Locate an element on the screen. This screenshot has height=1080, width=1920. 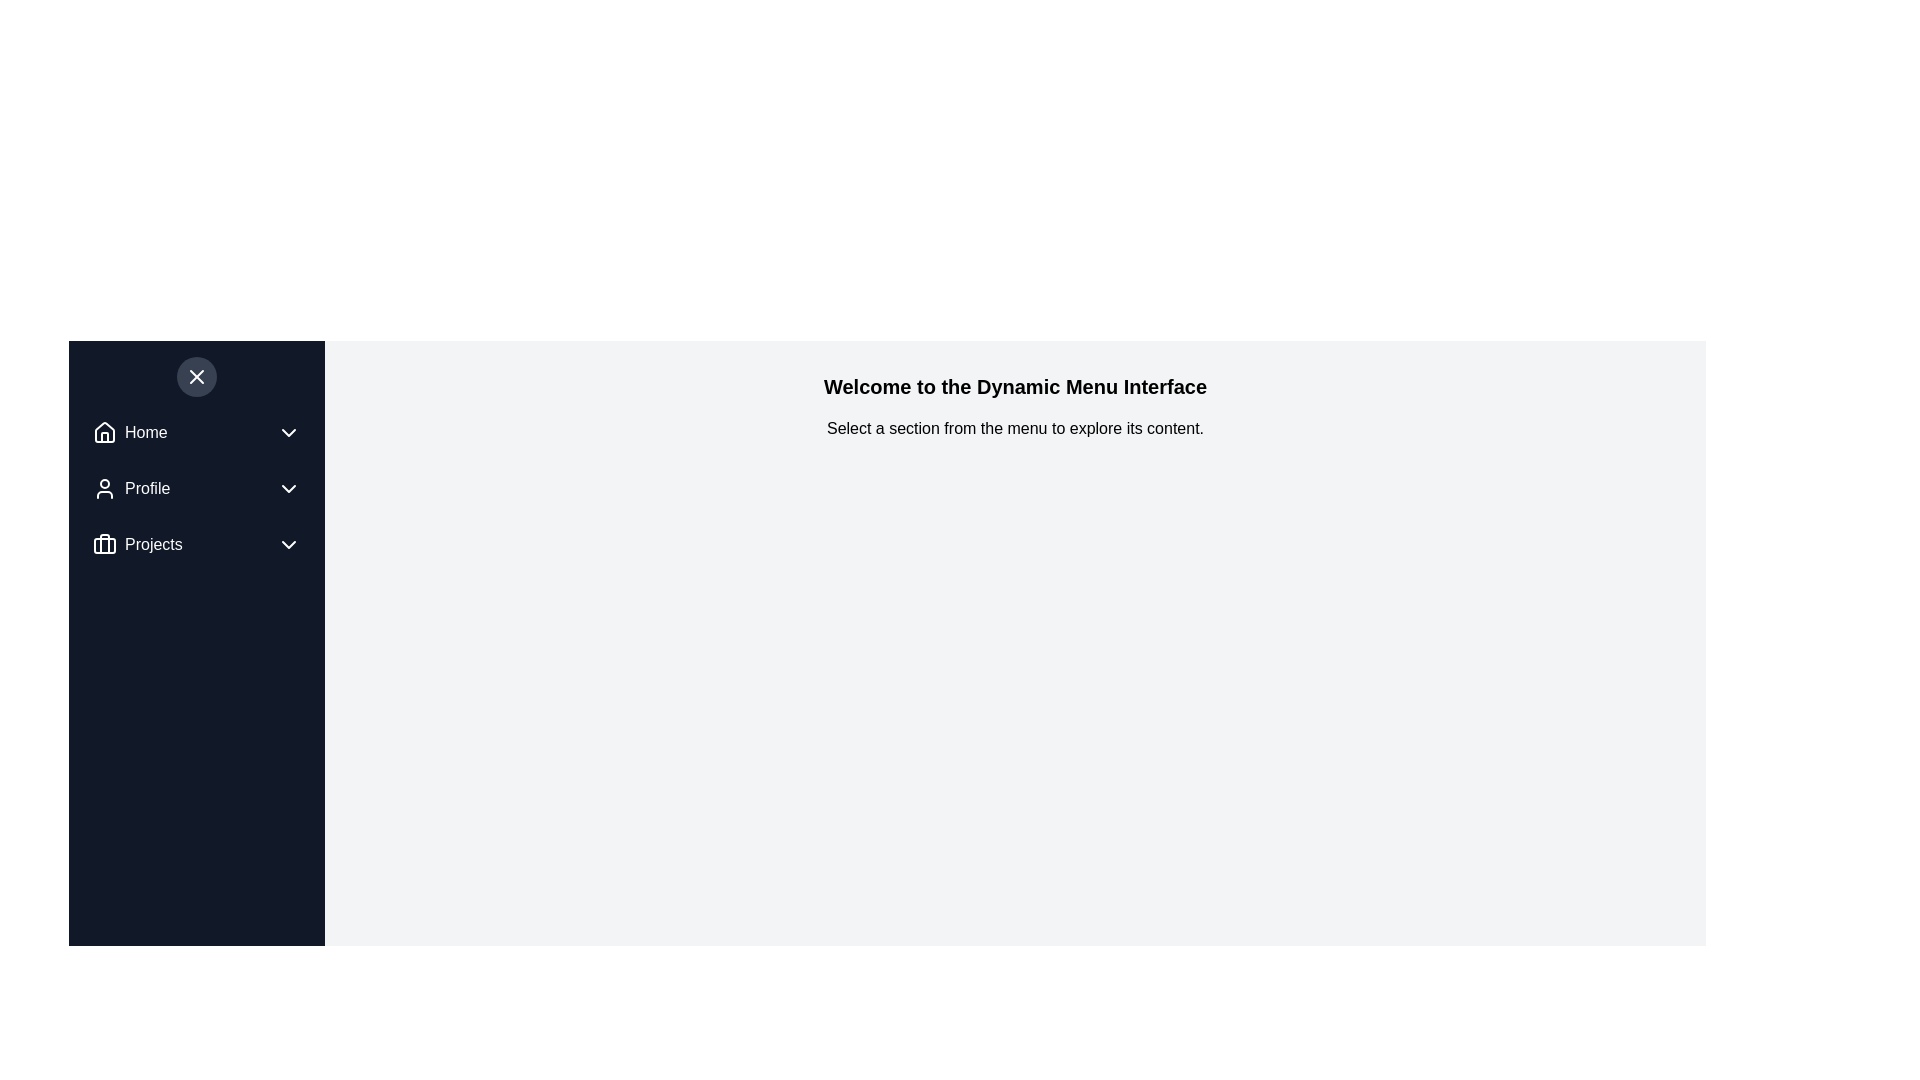
the dropdown indicator icon located at the rightmost part of the 'Projects' menu item is located at coordinates (287, 544).